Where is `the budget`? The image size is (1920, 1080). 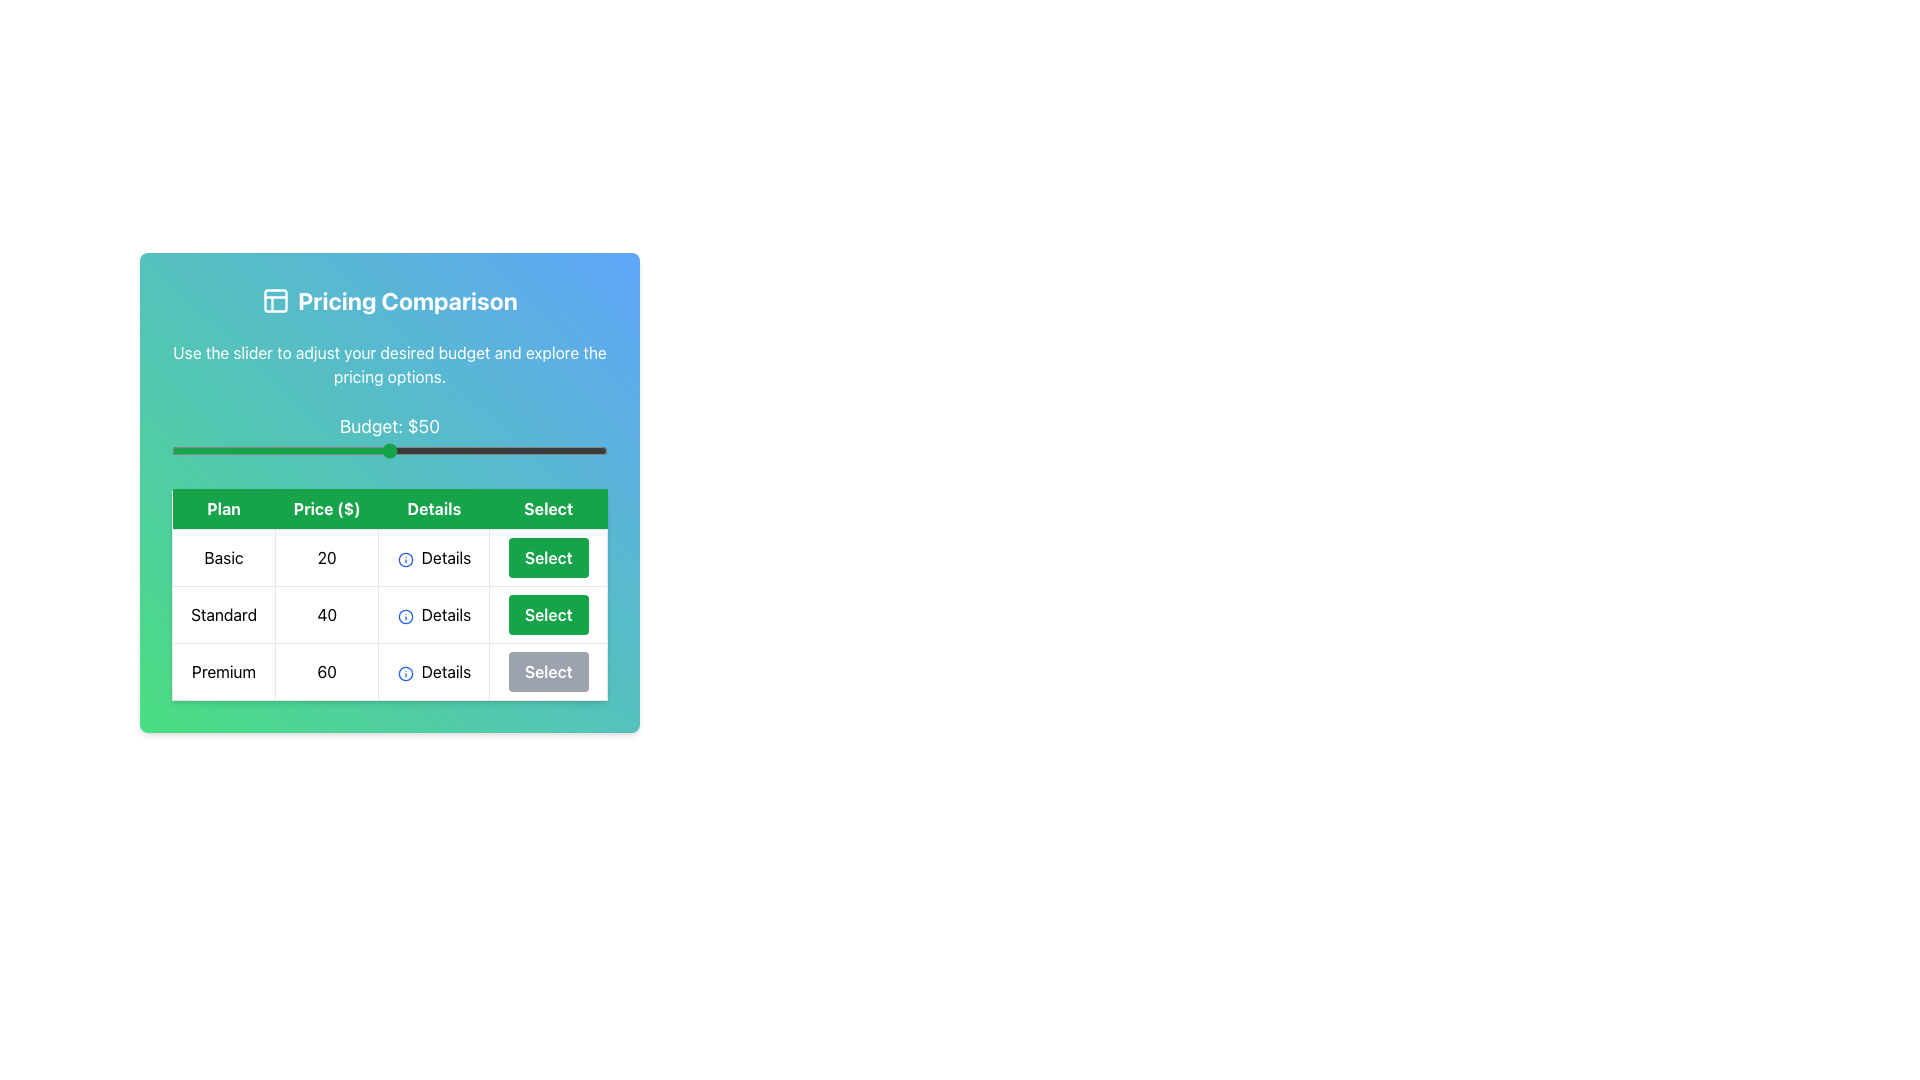 the budget is located at coordinates (402, 451).